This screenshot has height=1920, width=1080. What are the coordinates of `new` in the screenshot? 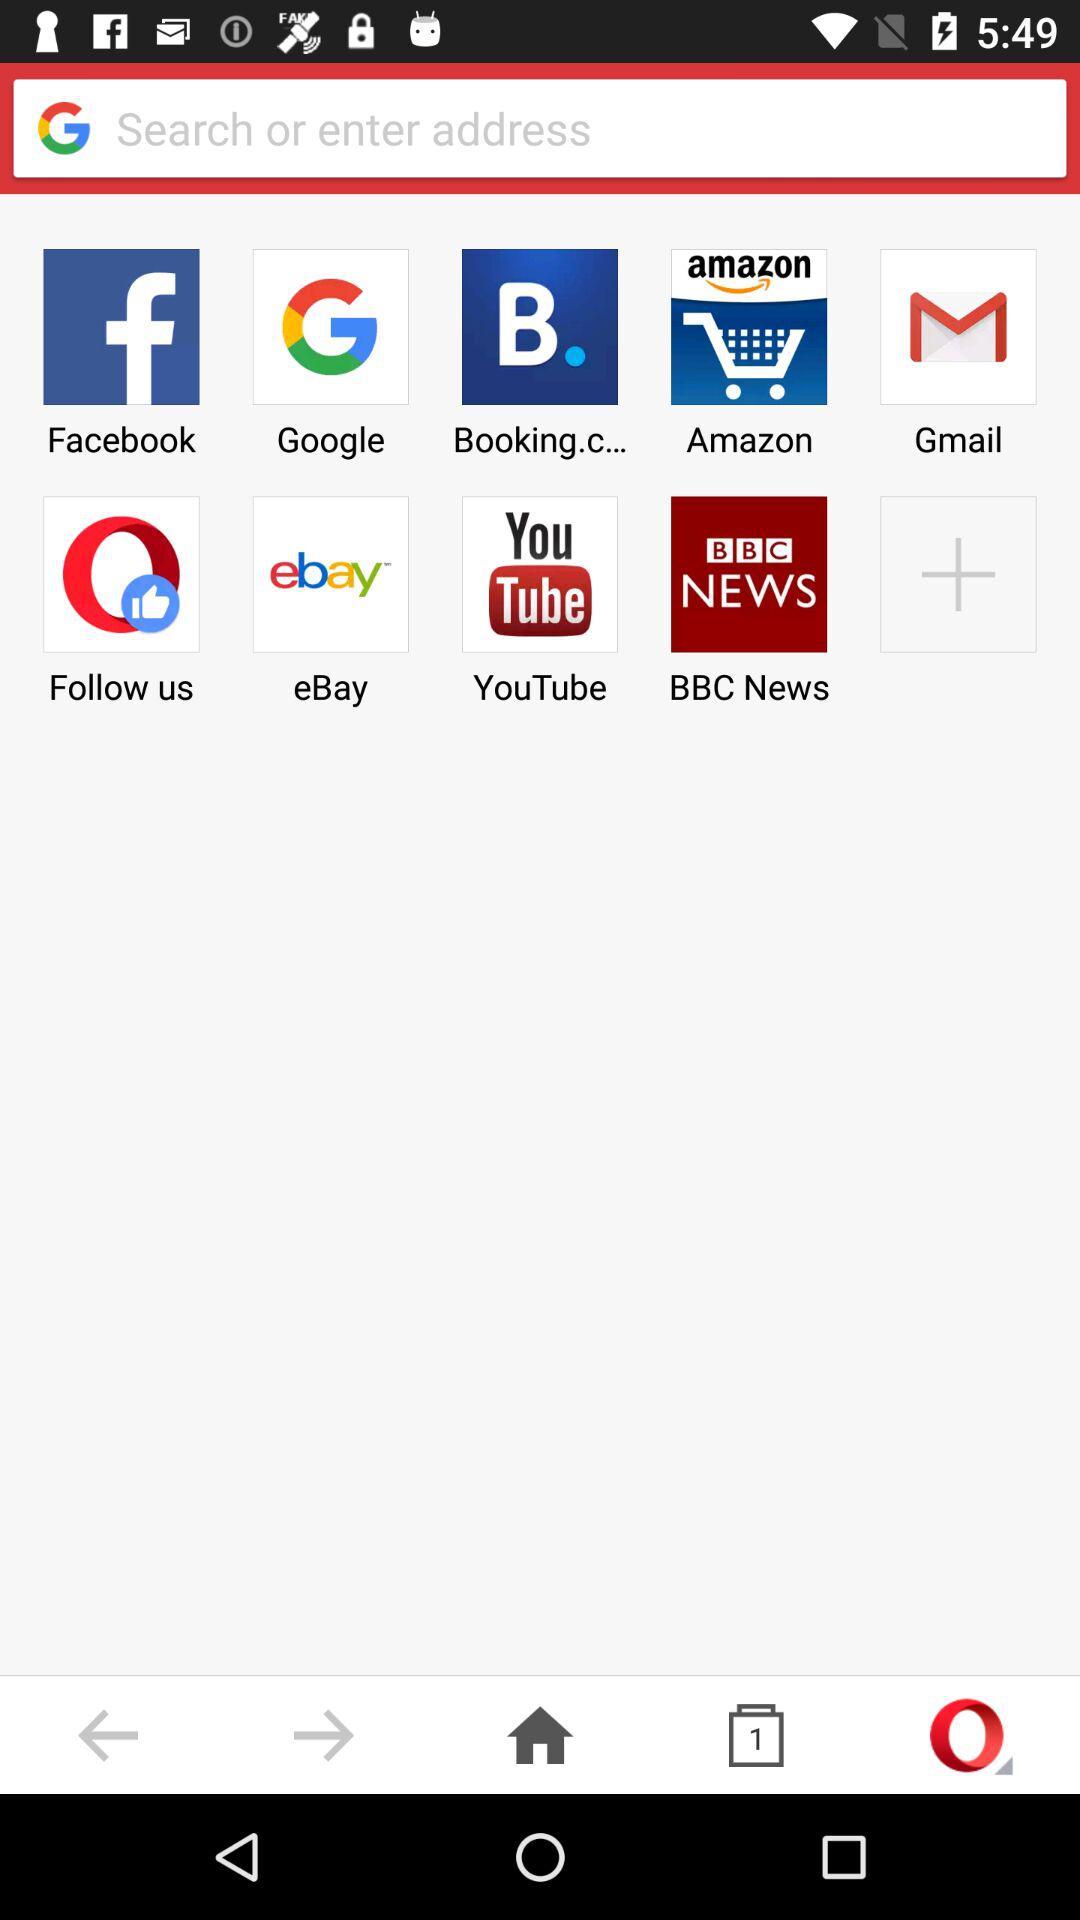 It's located at (957, 593).